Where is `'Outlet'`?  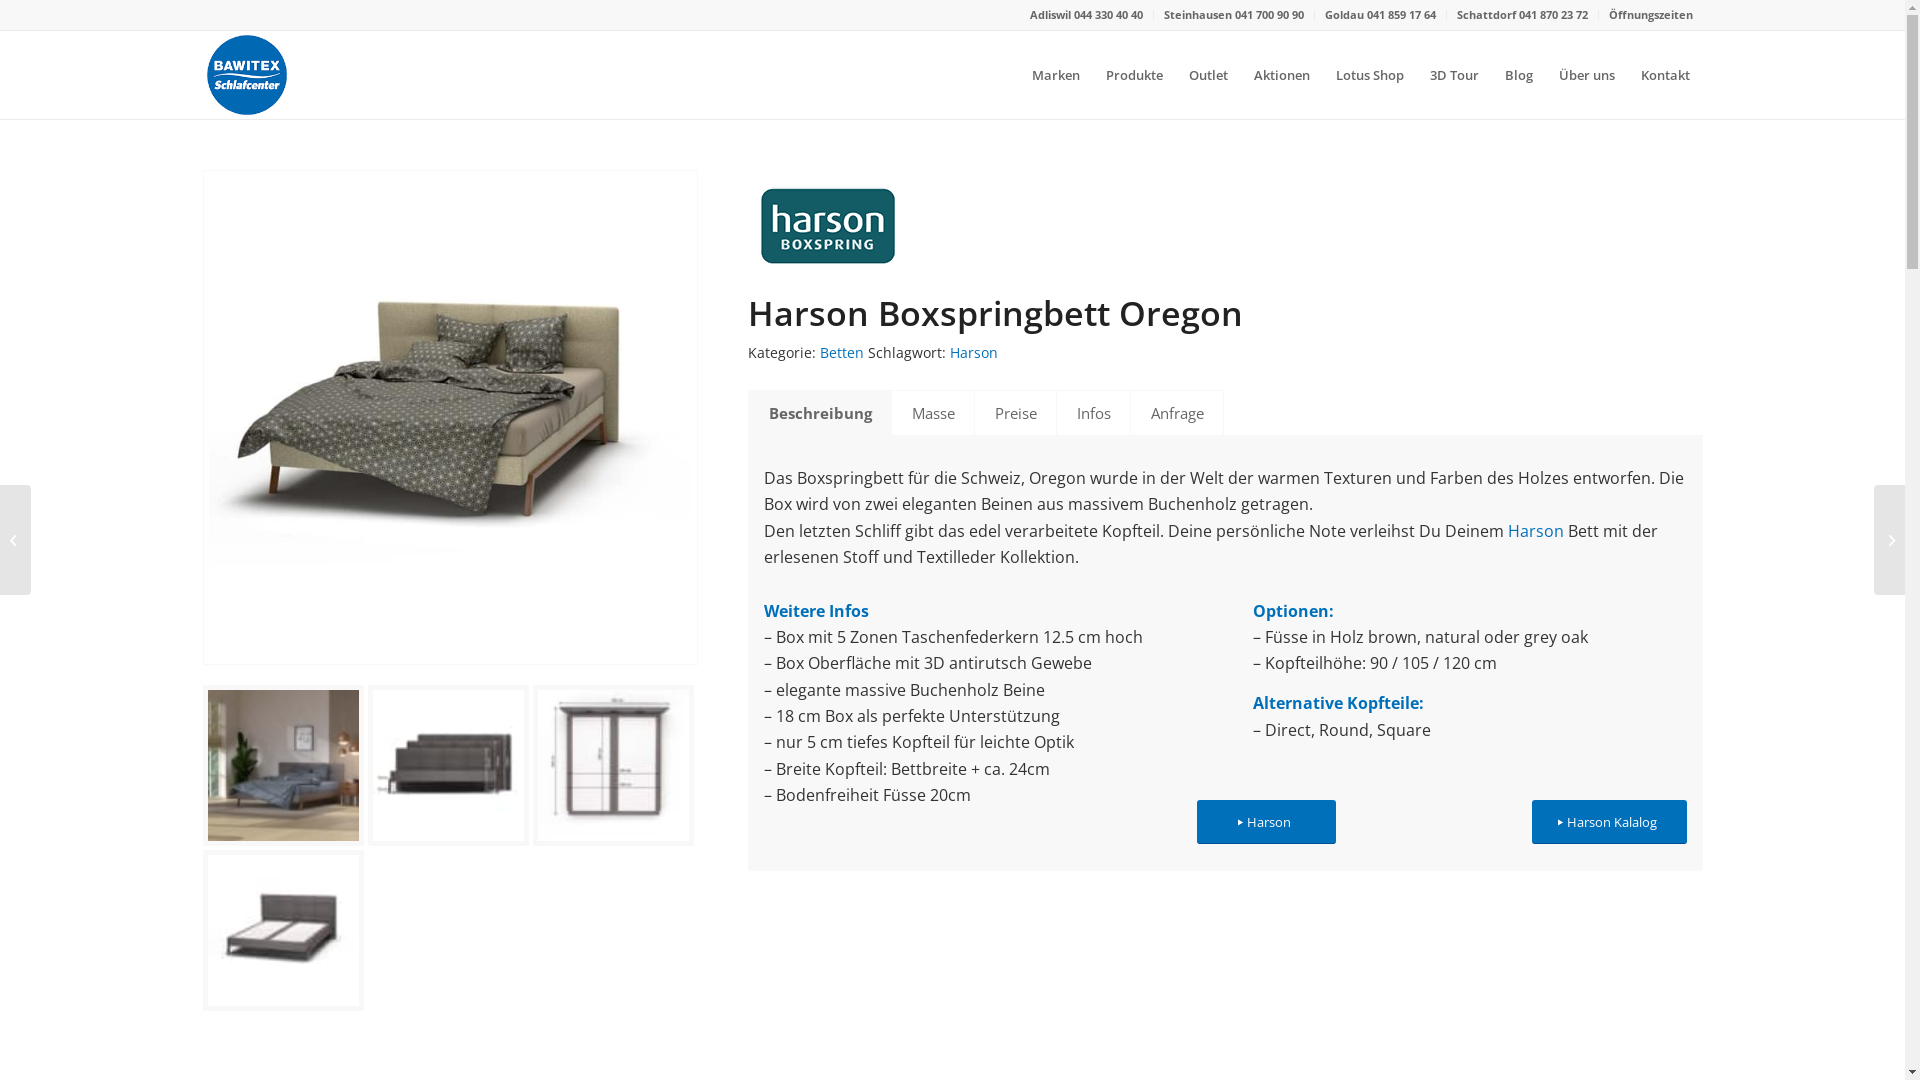
'Outlet' is located at coordinates (1207, 73).